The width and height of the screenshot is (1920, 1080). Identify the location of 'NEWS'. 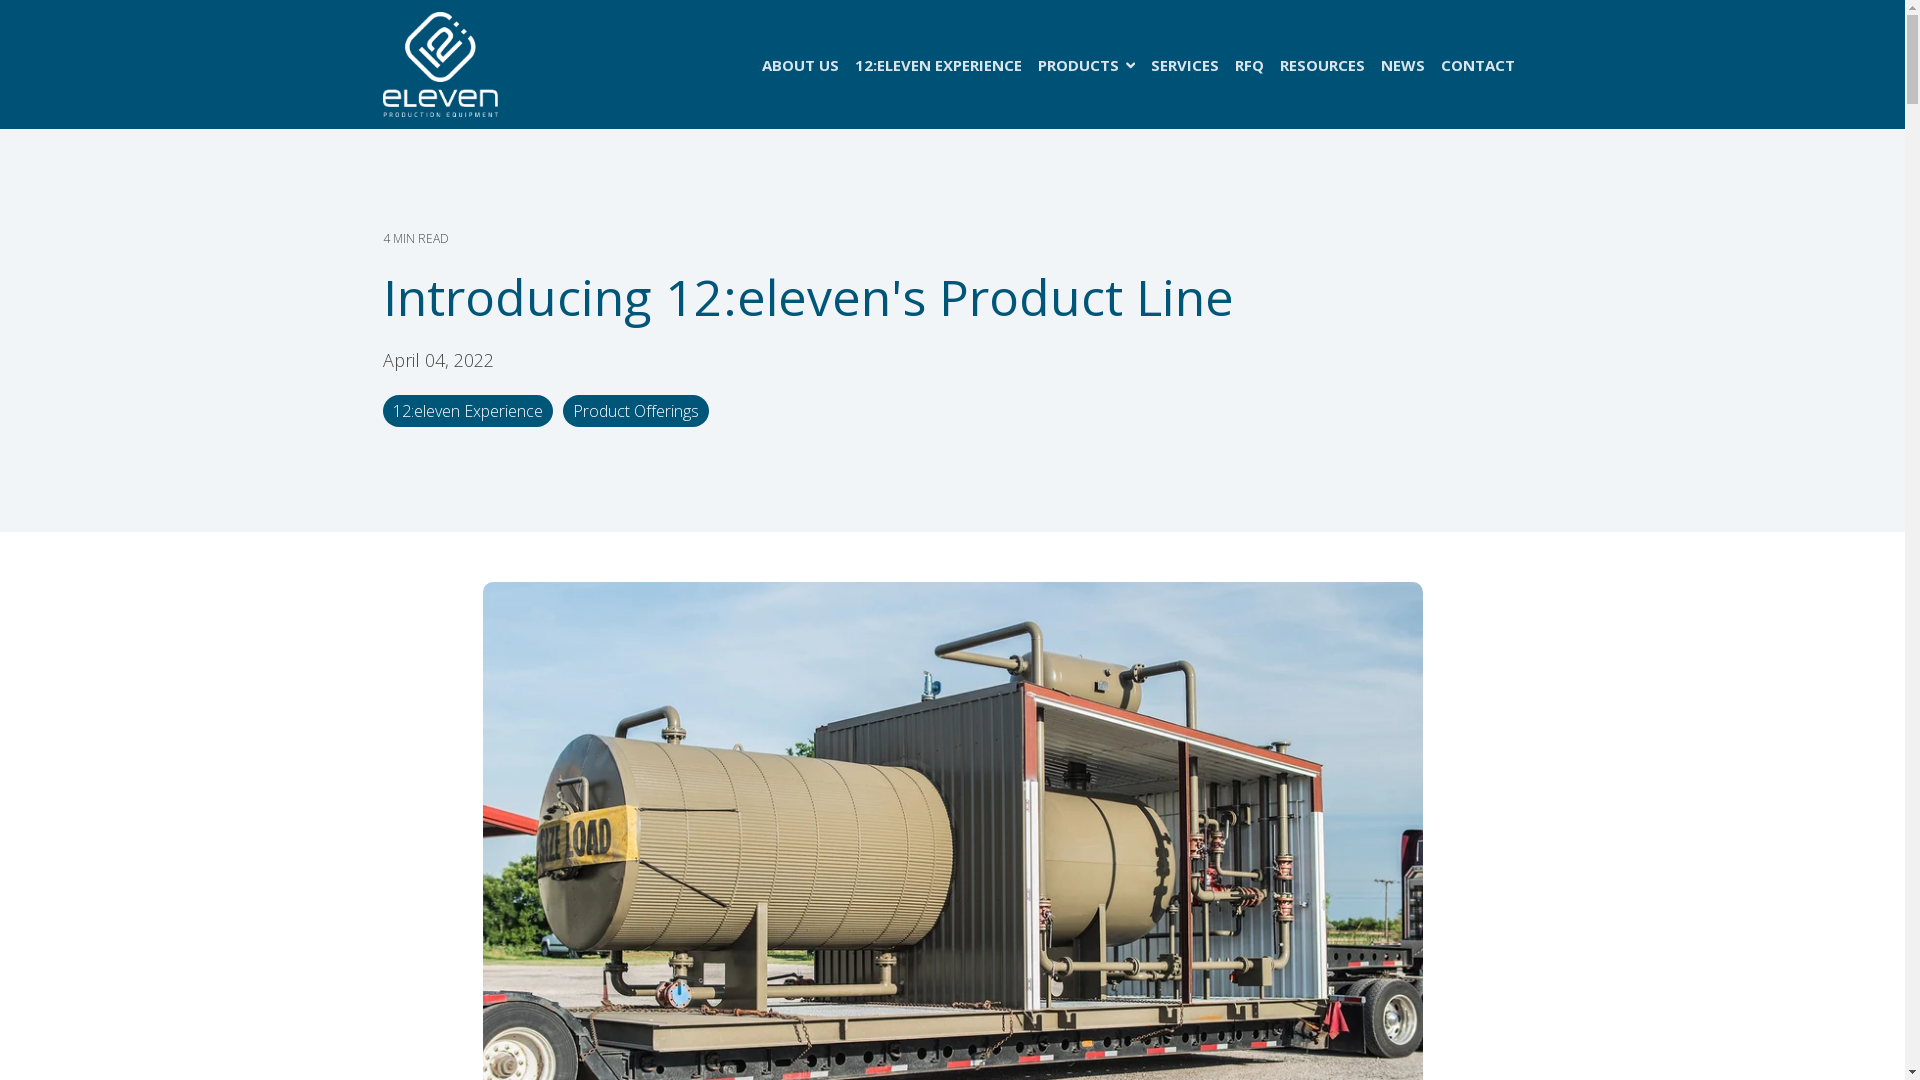
(1400, 64).